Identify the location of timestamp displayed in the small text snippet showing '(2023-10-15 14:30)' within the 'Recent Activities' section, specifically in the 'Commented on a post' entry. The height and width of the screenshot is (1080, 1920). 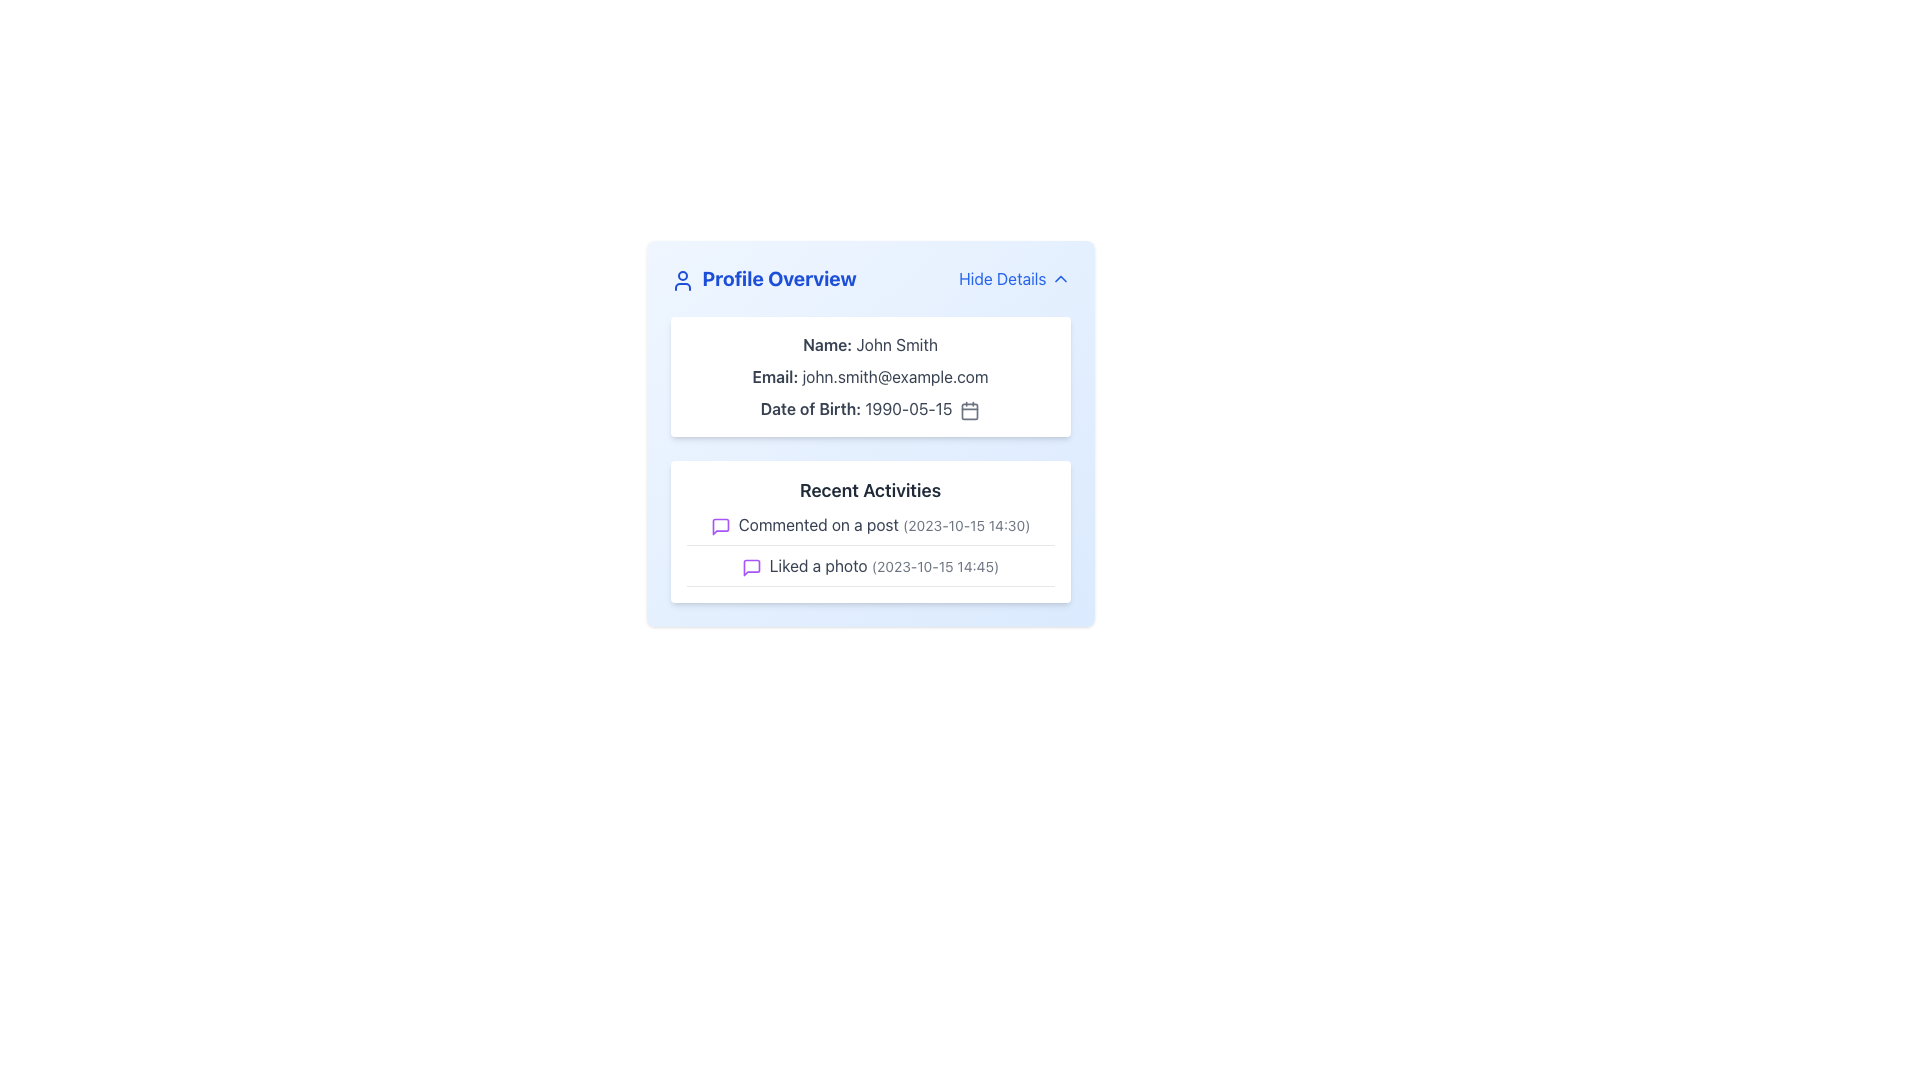
(966, 524).